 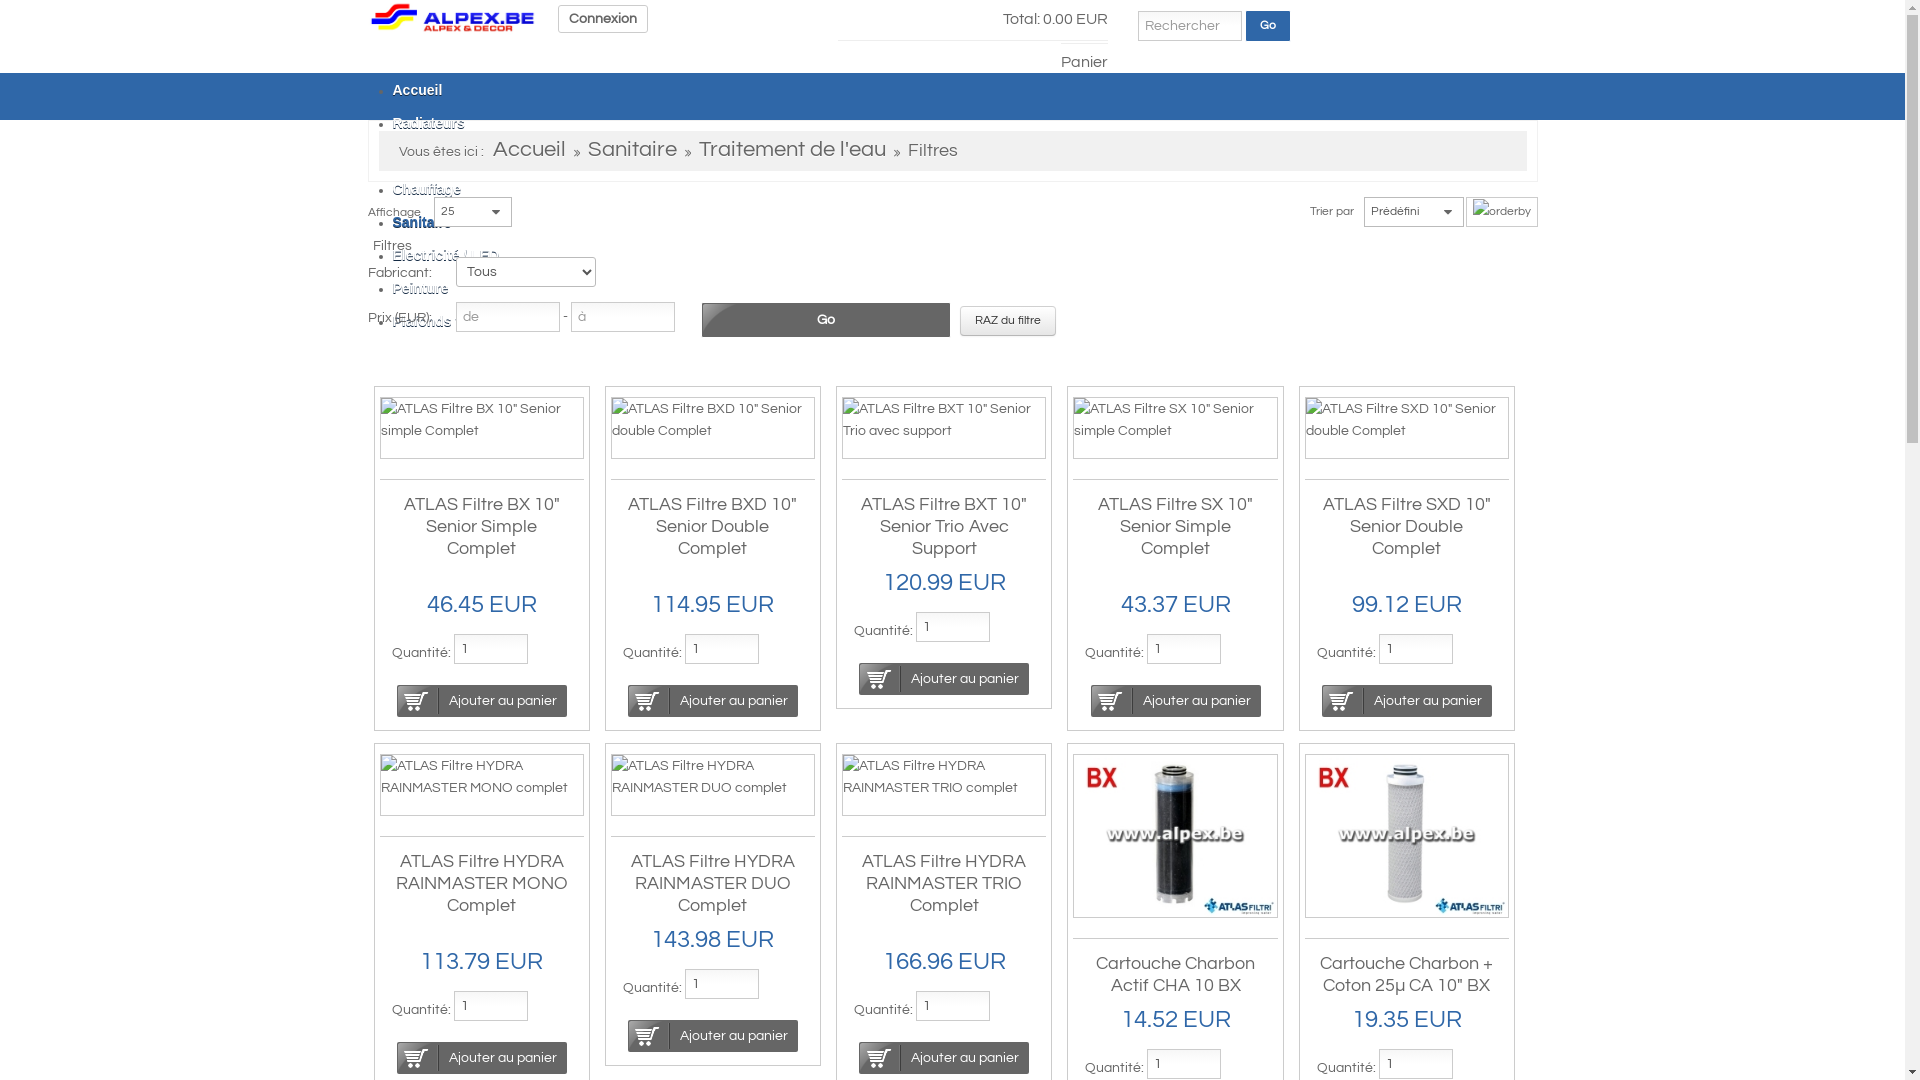 I want to click on 'Peinture', so click(x=419, y=288).